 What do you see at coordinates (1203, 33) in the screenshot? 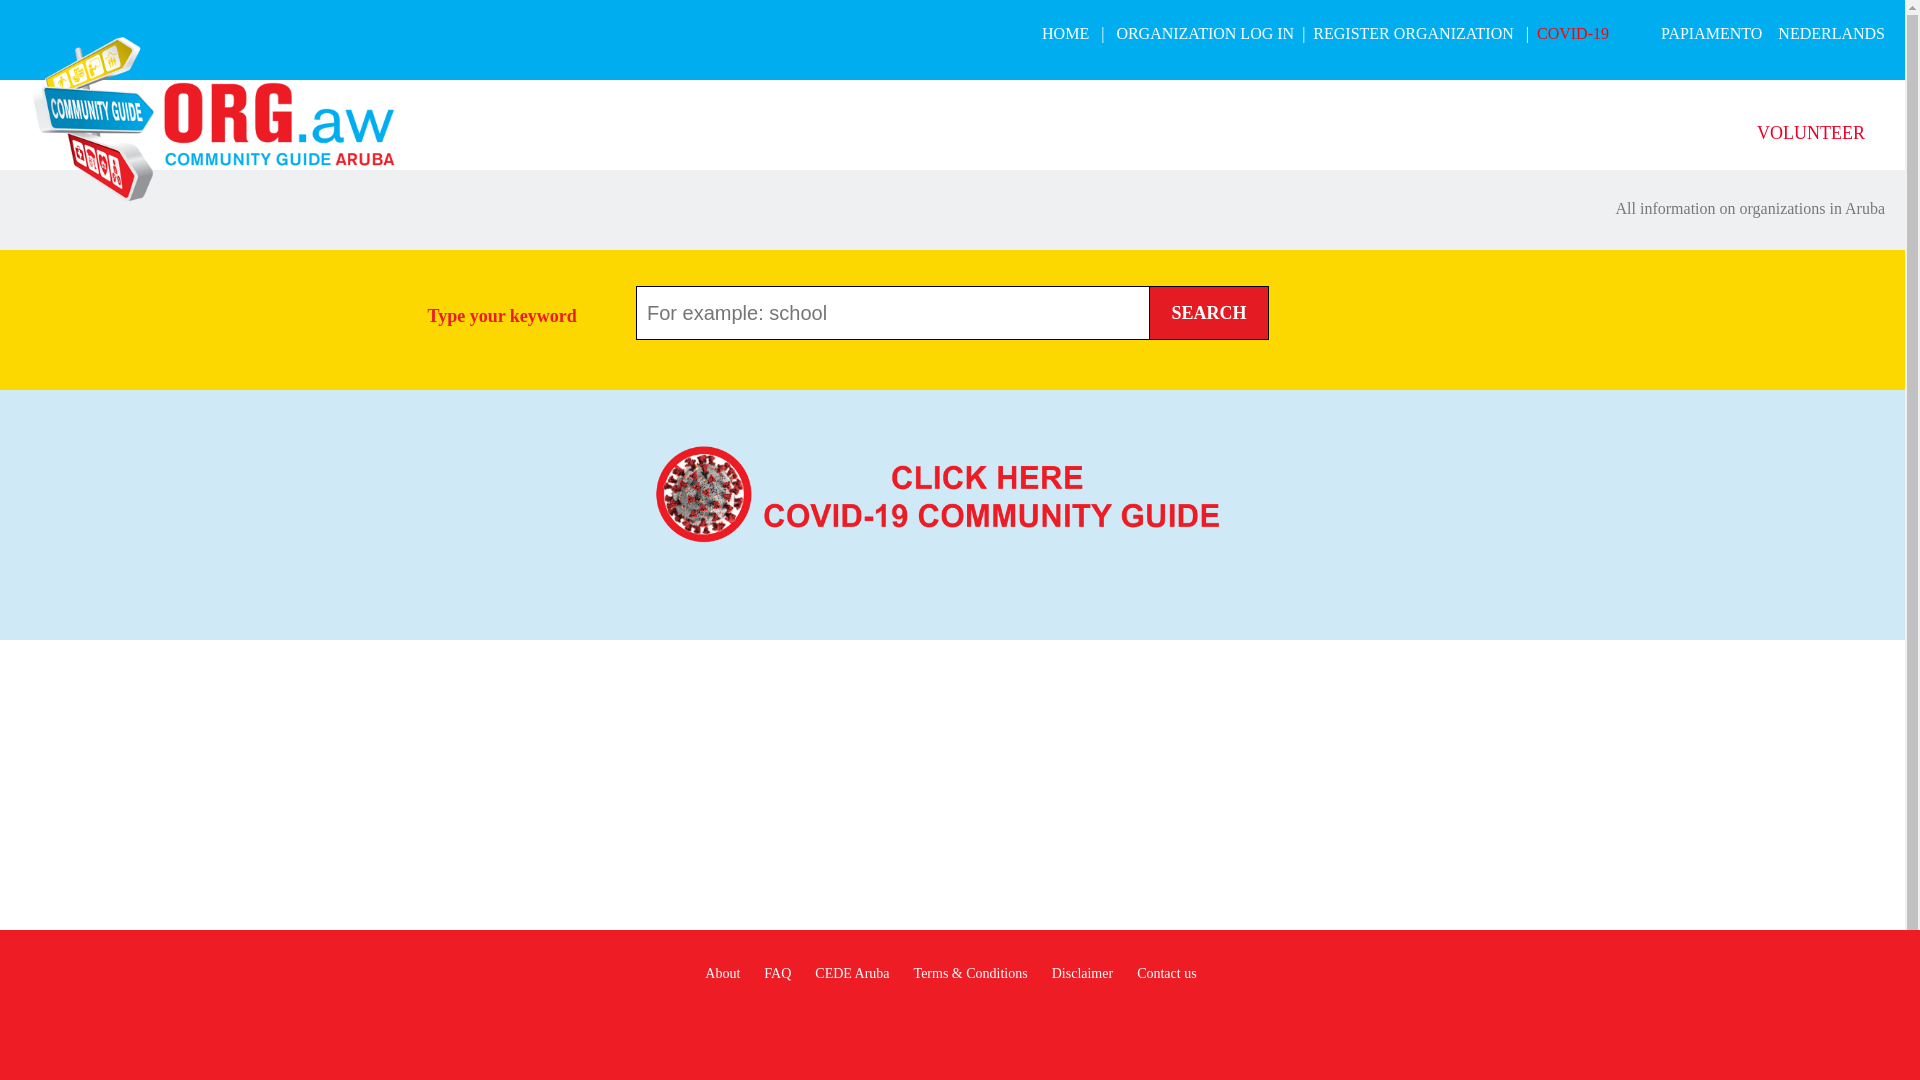
I see `'ORGANIZATION LOG IN'` at bounding box center [1203, 33].